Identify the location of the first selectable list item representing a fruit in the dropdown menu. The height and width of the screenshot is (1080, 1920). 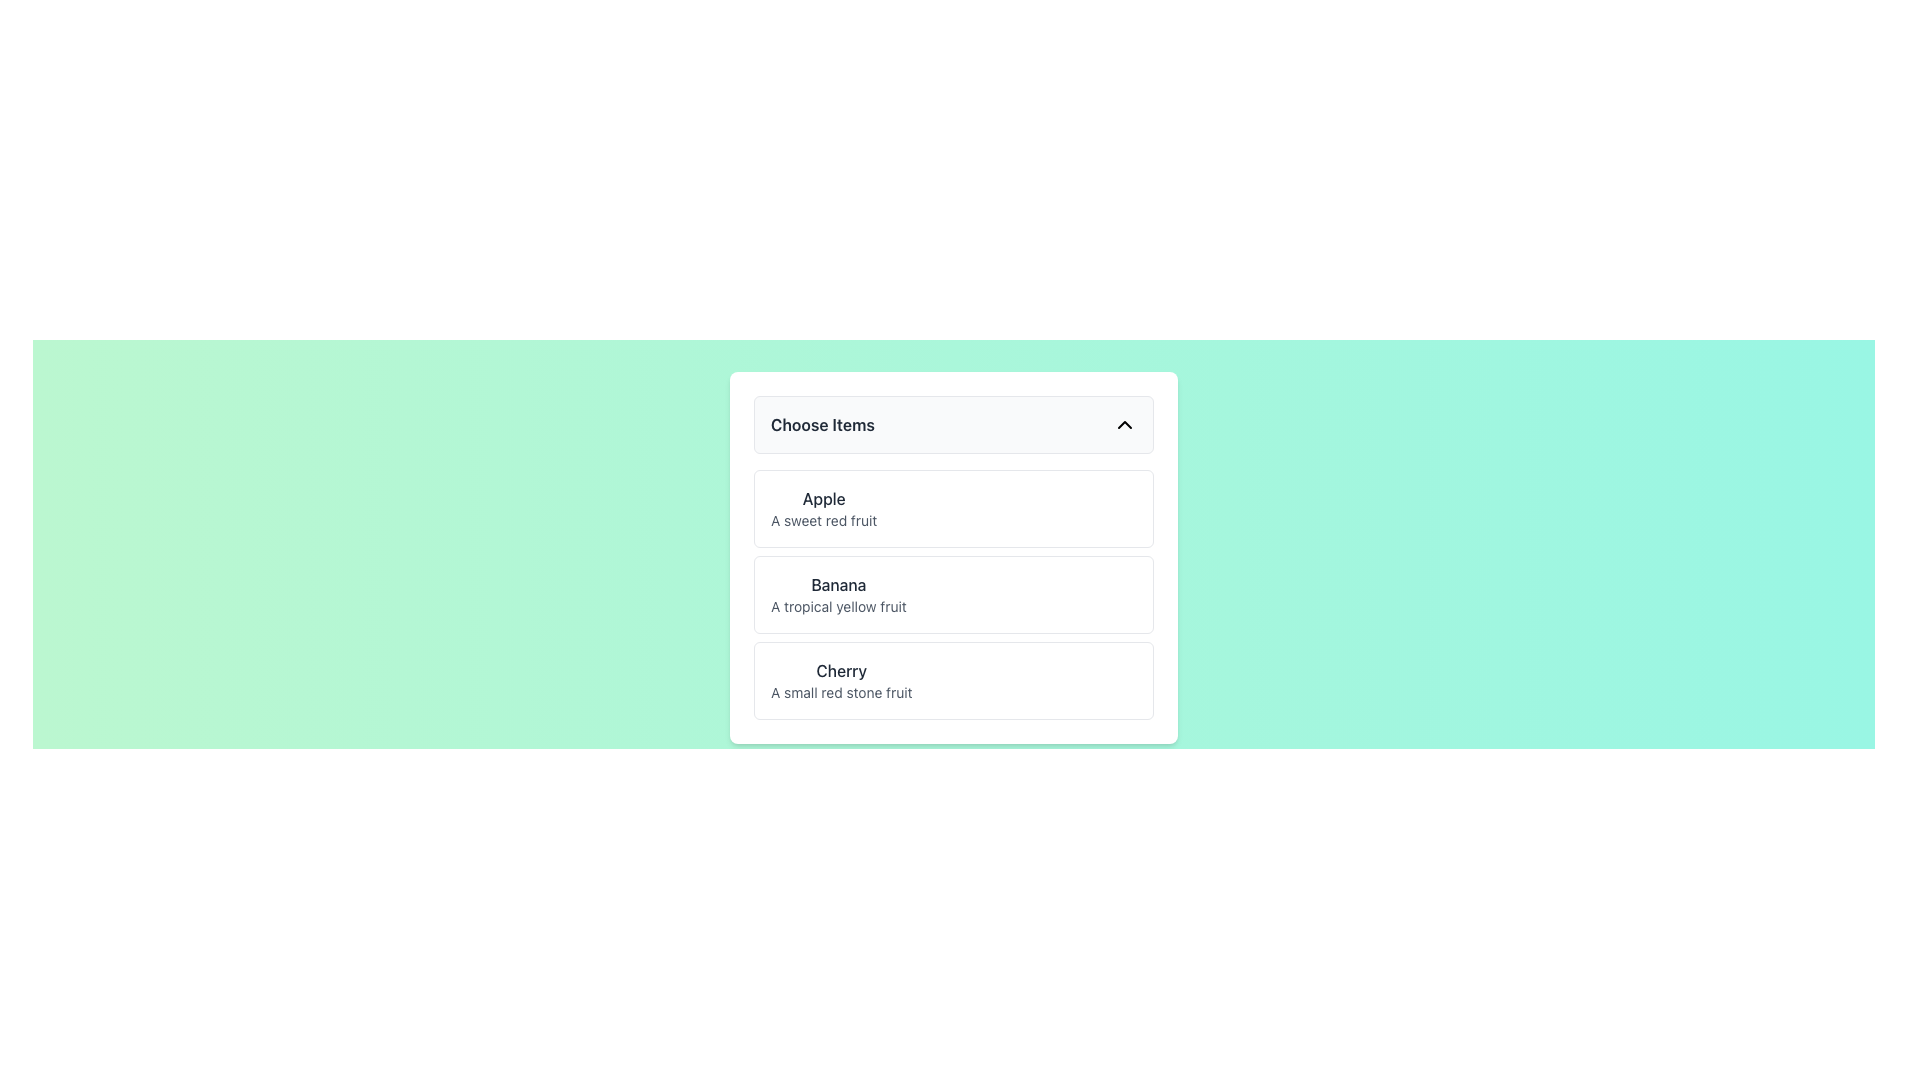
(824, 508).